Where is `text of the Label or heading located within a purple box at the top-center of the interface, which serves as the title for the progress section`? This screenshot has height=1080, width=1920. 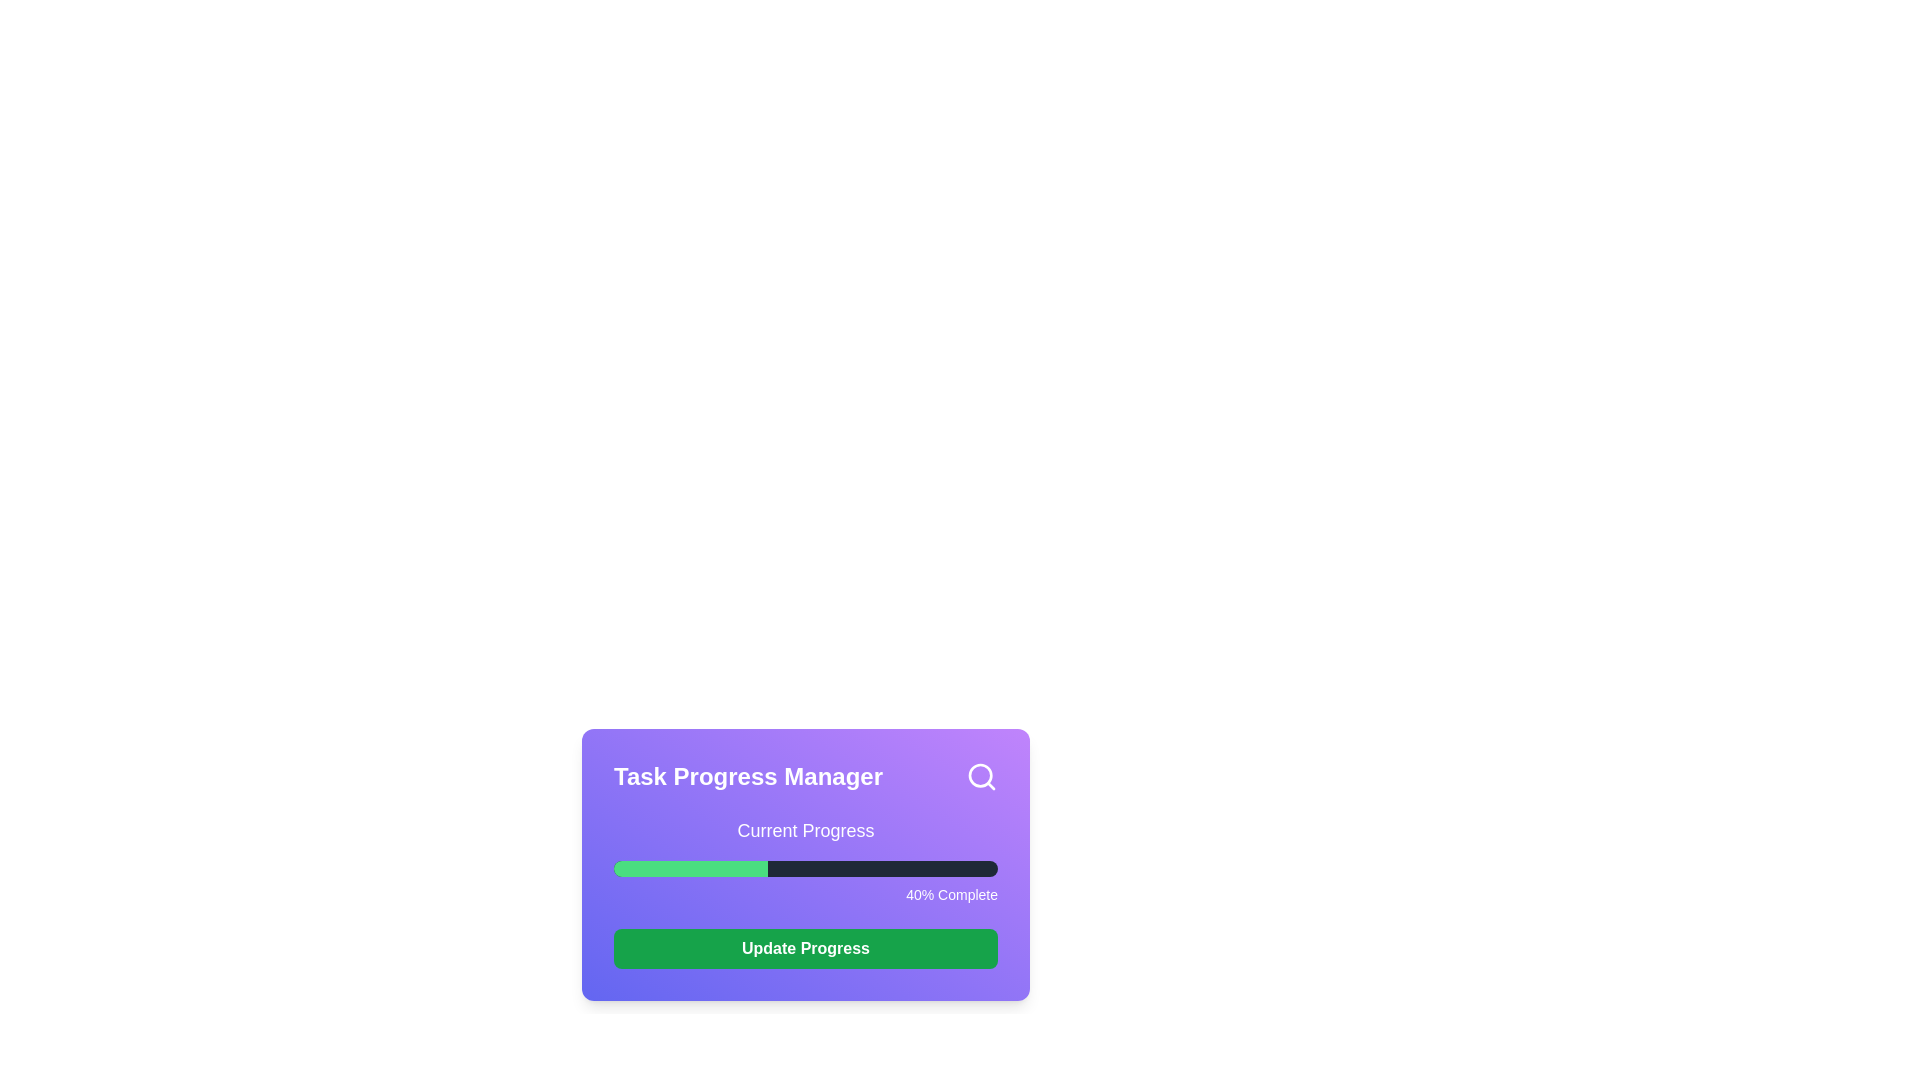 text of the Label or heading located within a purple box at the top-center of the interface, which serves as the title for the progress section is located at coordinates (806, 830).